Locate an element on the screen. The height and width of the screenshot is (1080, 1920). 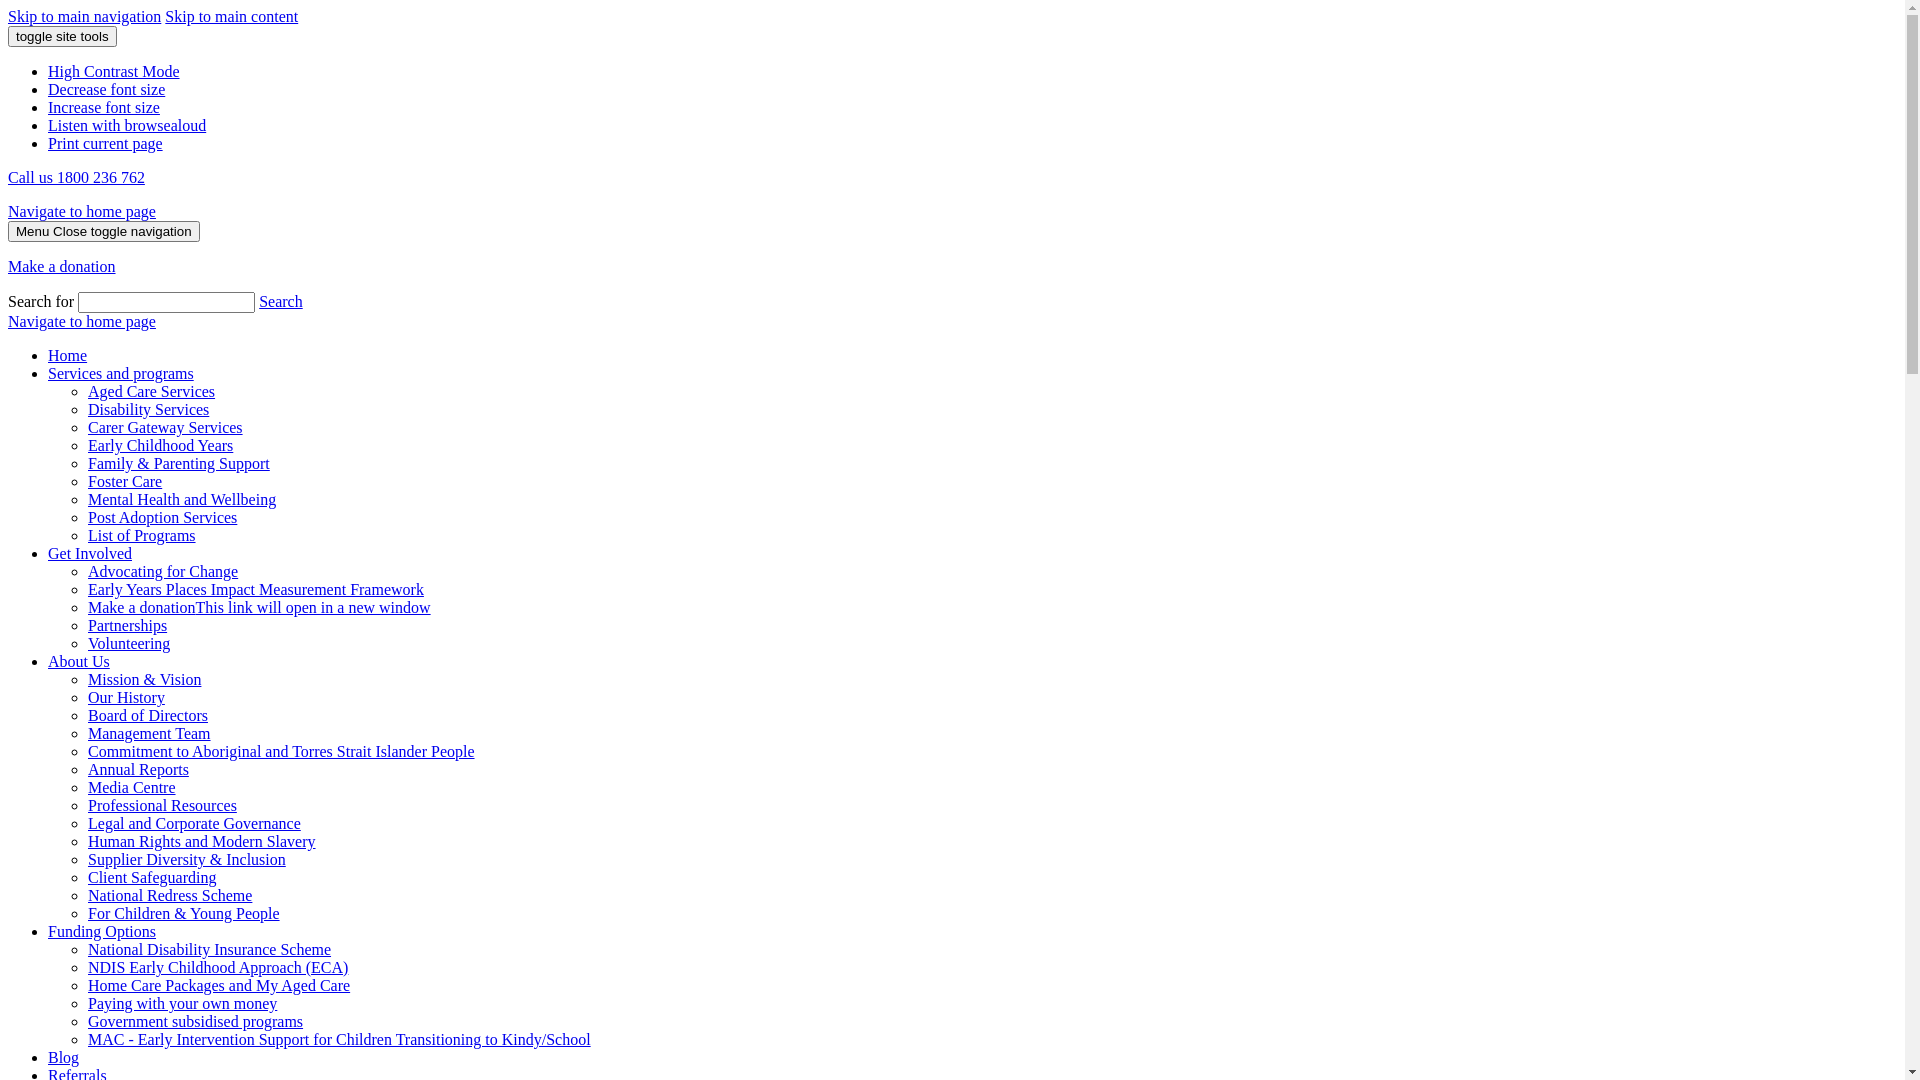
'List of Programs' is located at coordinates (86, 534).